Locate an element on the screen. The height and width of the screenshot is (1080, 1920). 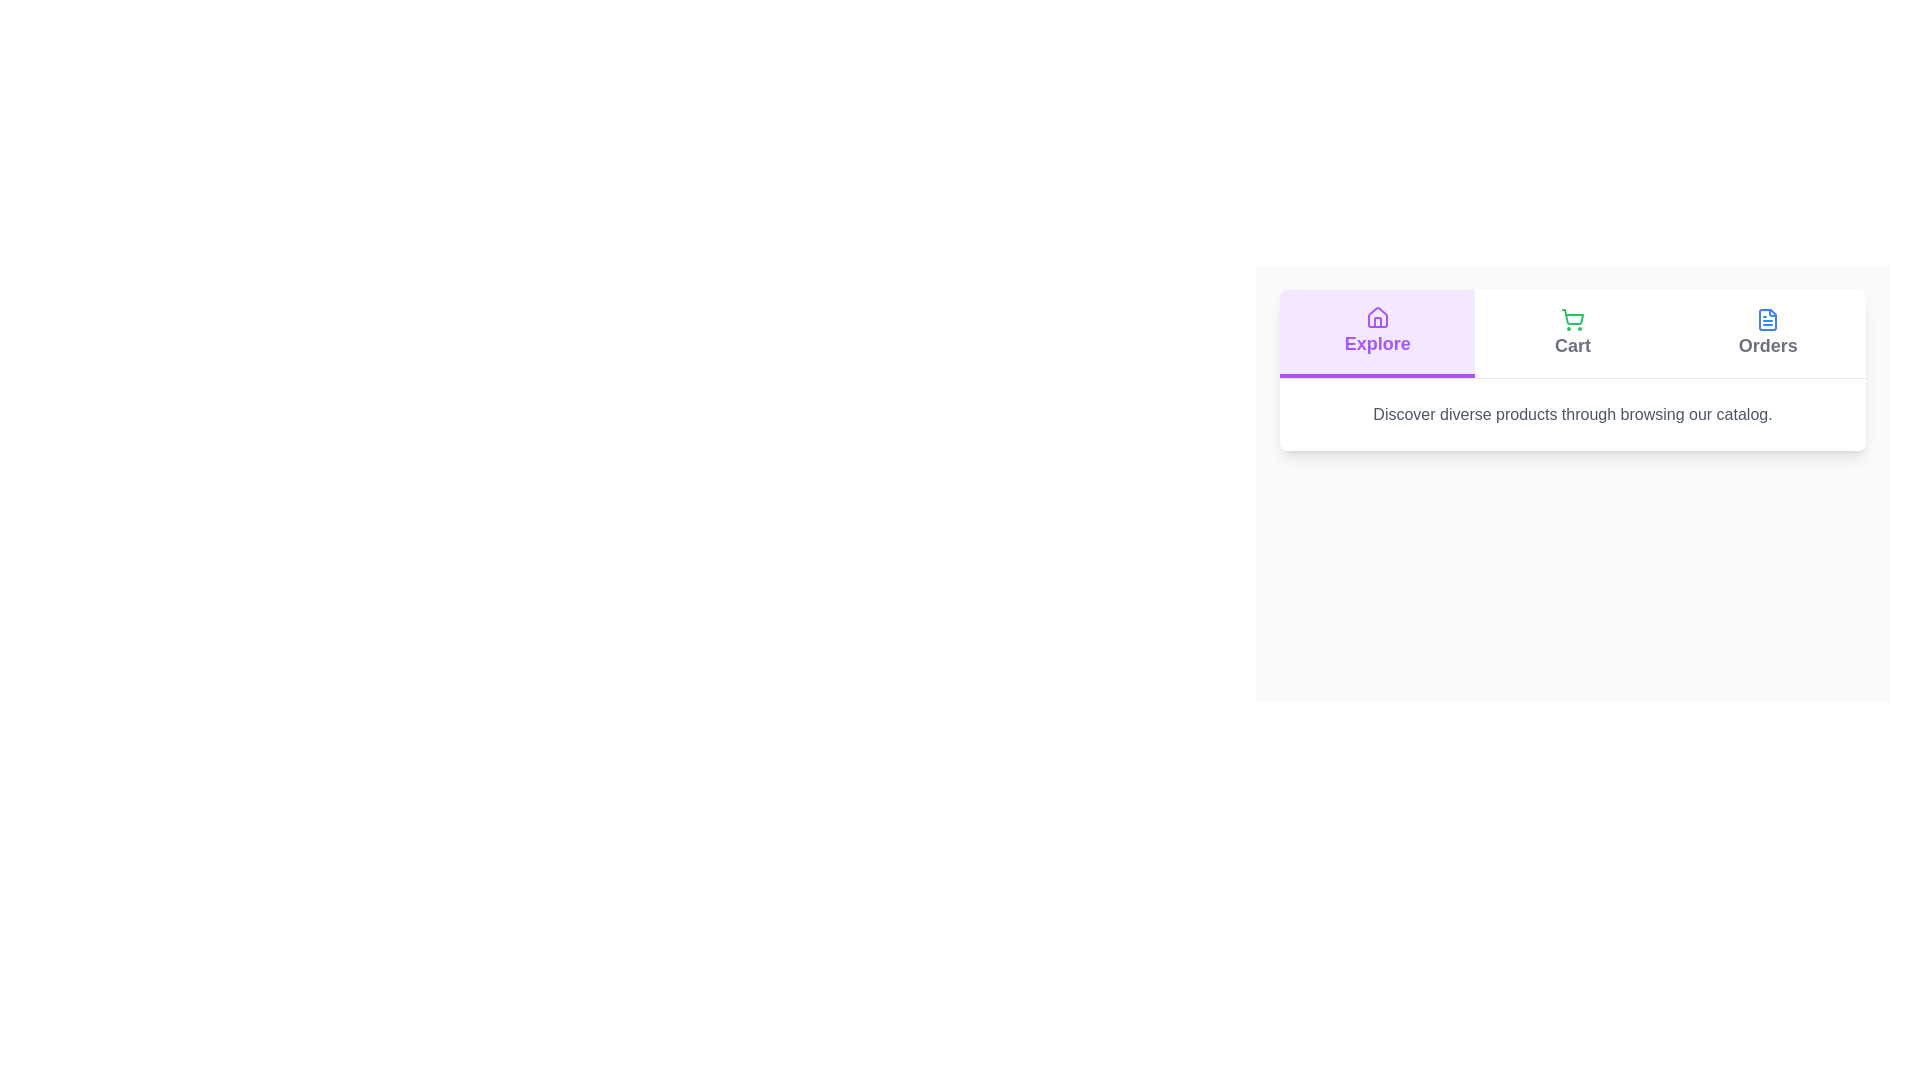
the tab labeled Explore to switch to its content is located at coordinates (1376, 333).